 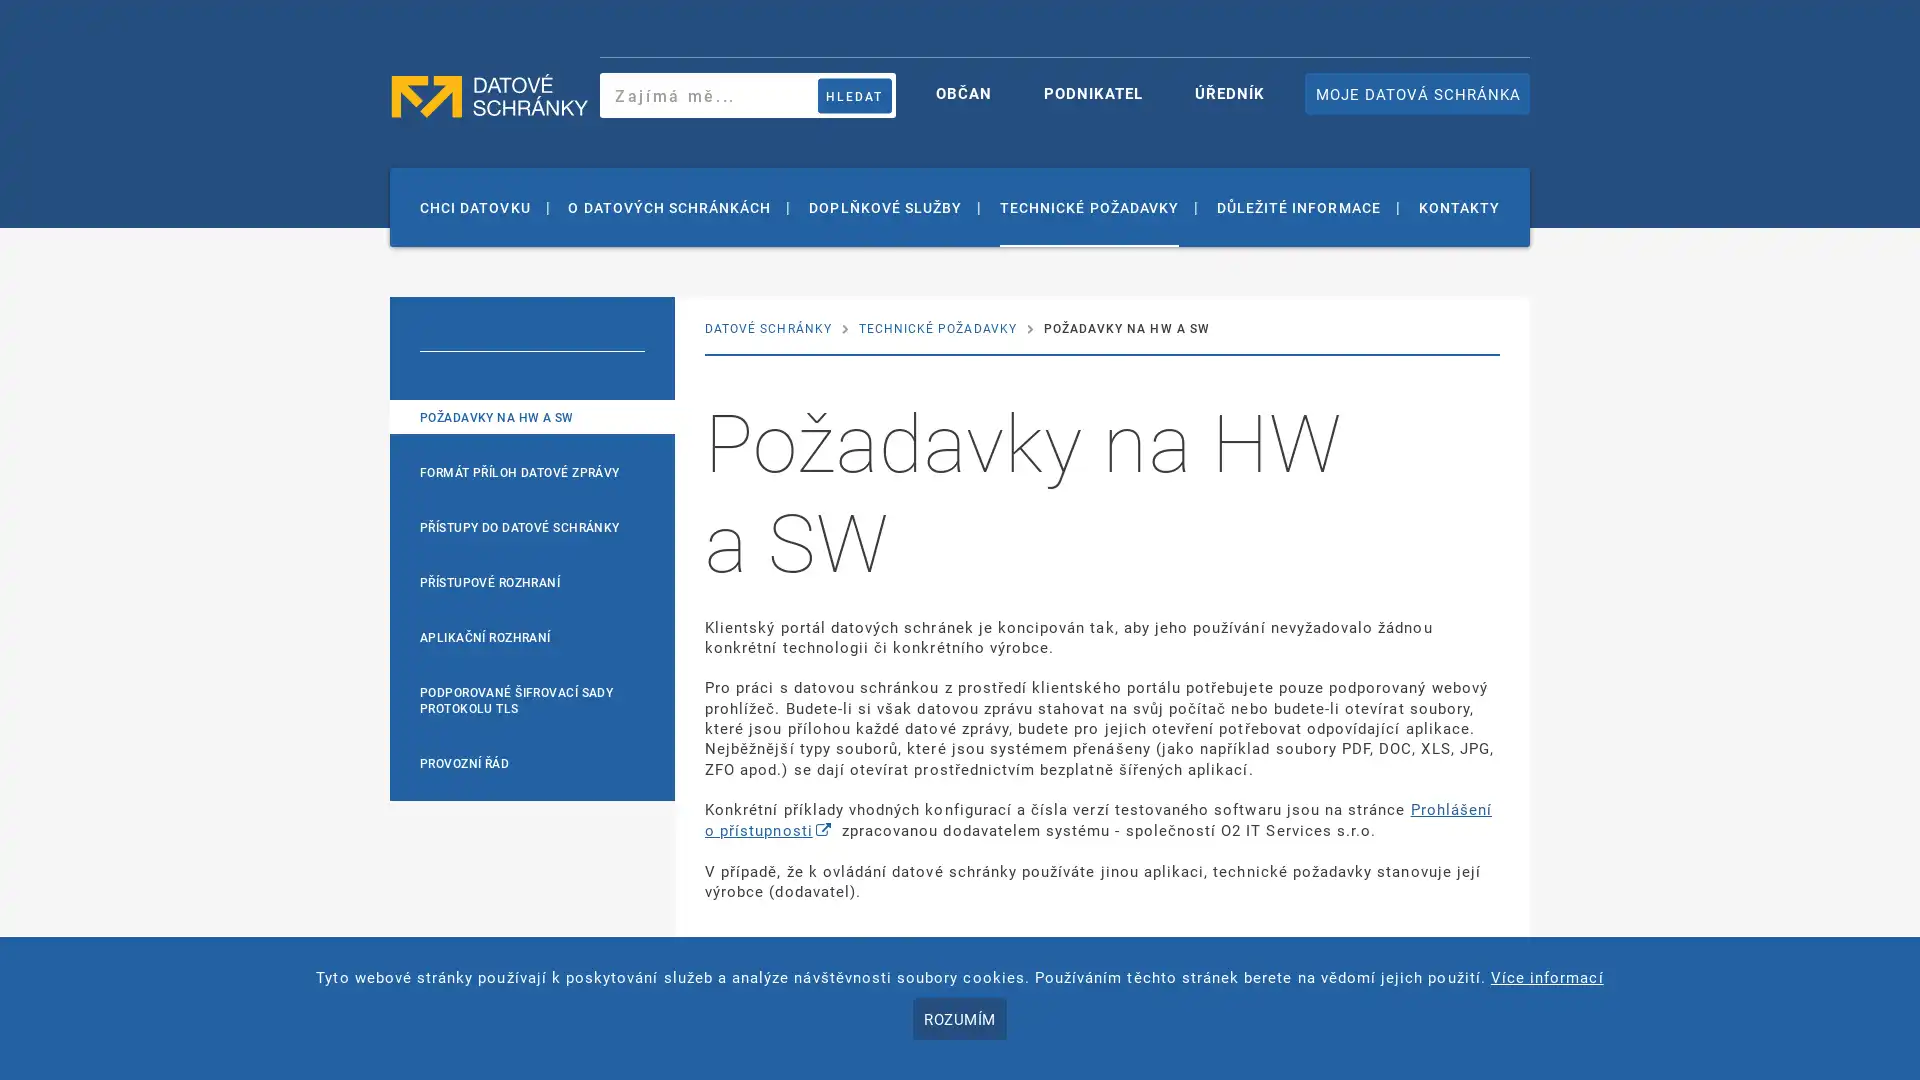 What do you see at coordinates (854, 95) in the screenshot?
I see `Hledat` at bounding box center [854, 95].